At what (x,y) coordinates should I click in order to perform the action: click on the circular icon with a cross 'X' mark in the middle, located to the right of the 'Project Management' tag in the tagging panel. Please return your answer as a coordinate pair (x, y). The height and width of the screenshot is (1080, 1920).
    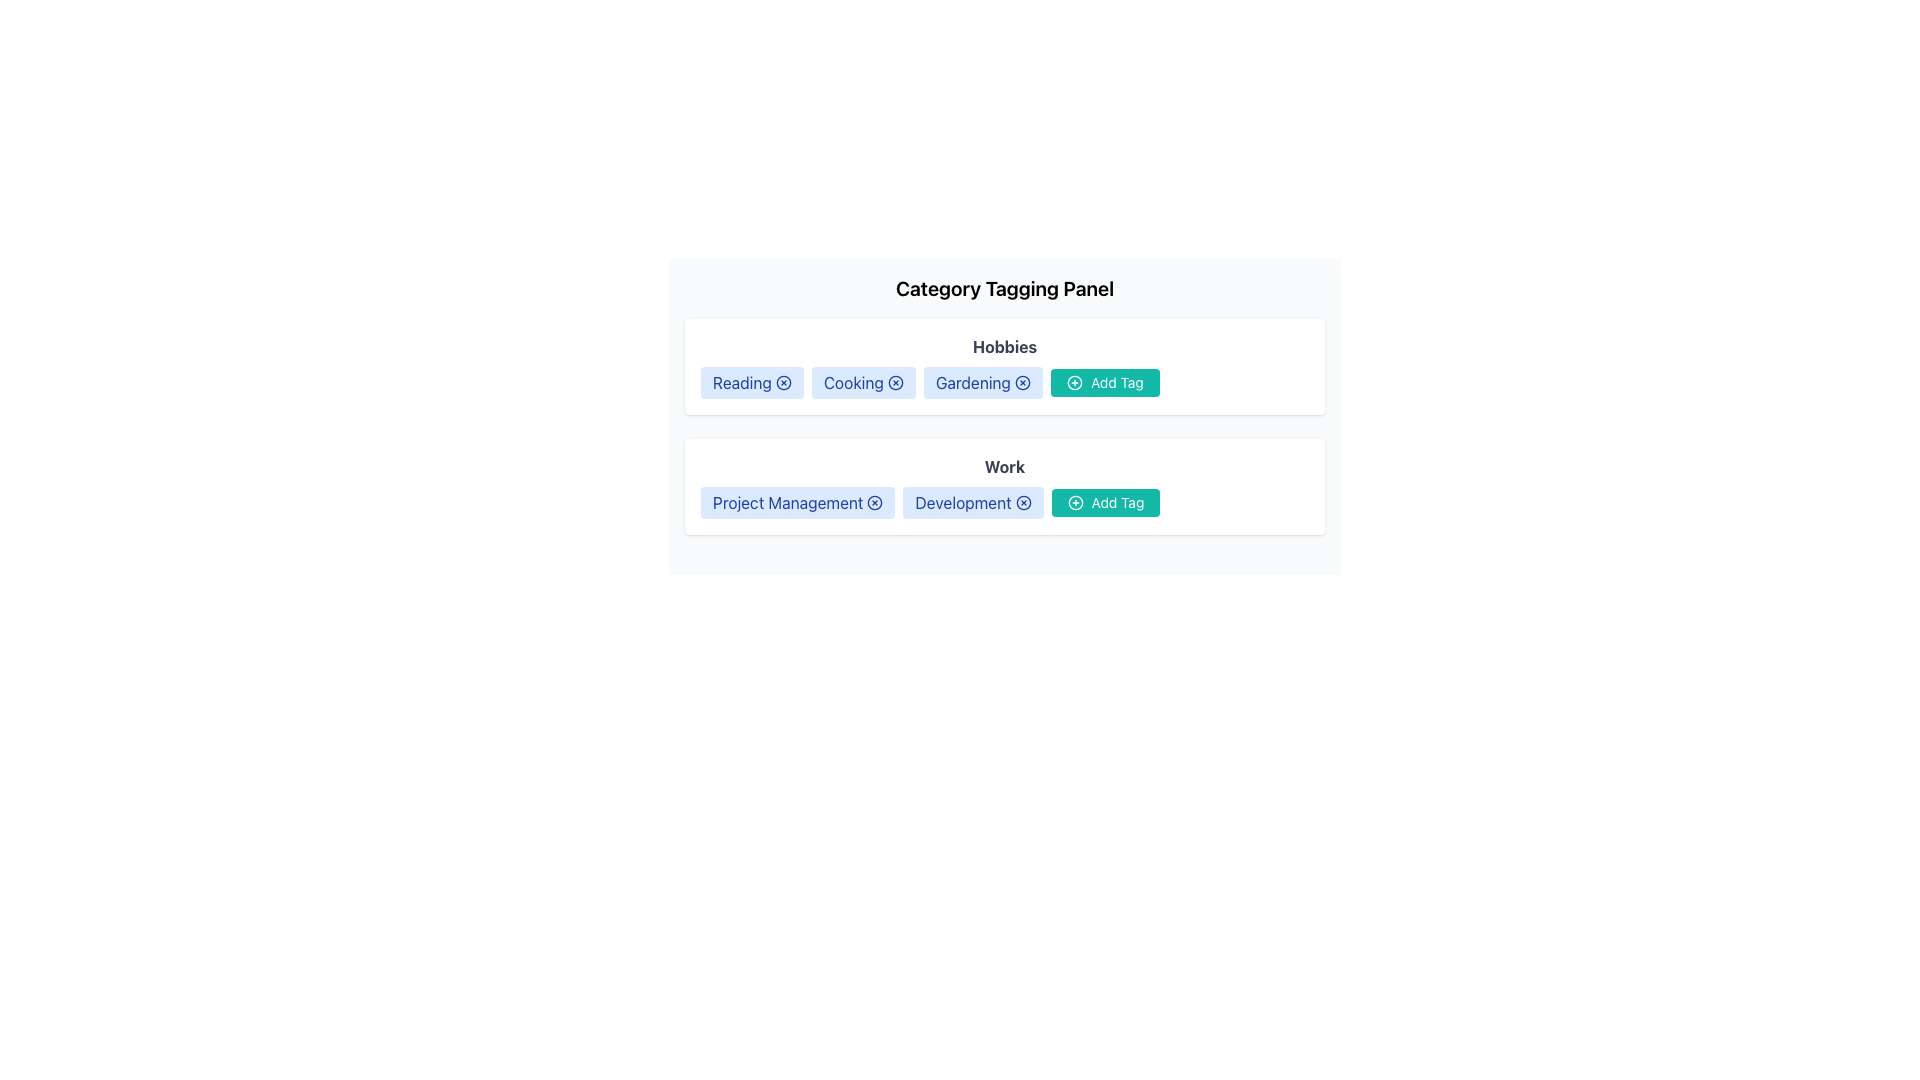
    Looking at the image, I should click on (875, 501).